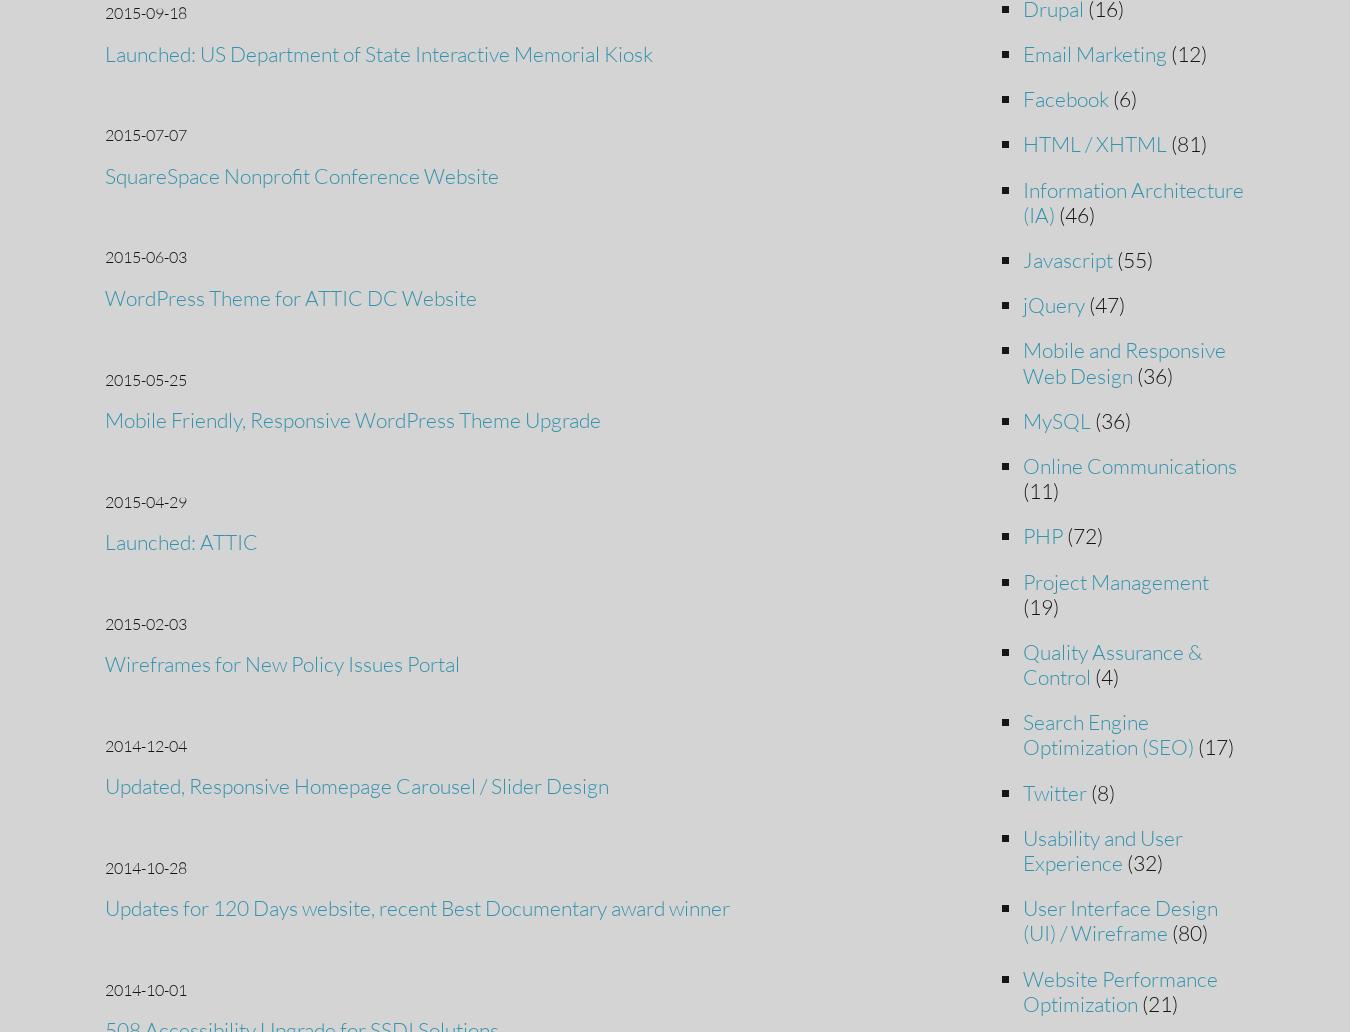  I want to click on 'Javascript', so click(1067, 259).